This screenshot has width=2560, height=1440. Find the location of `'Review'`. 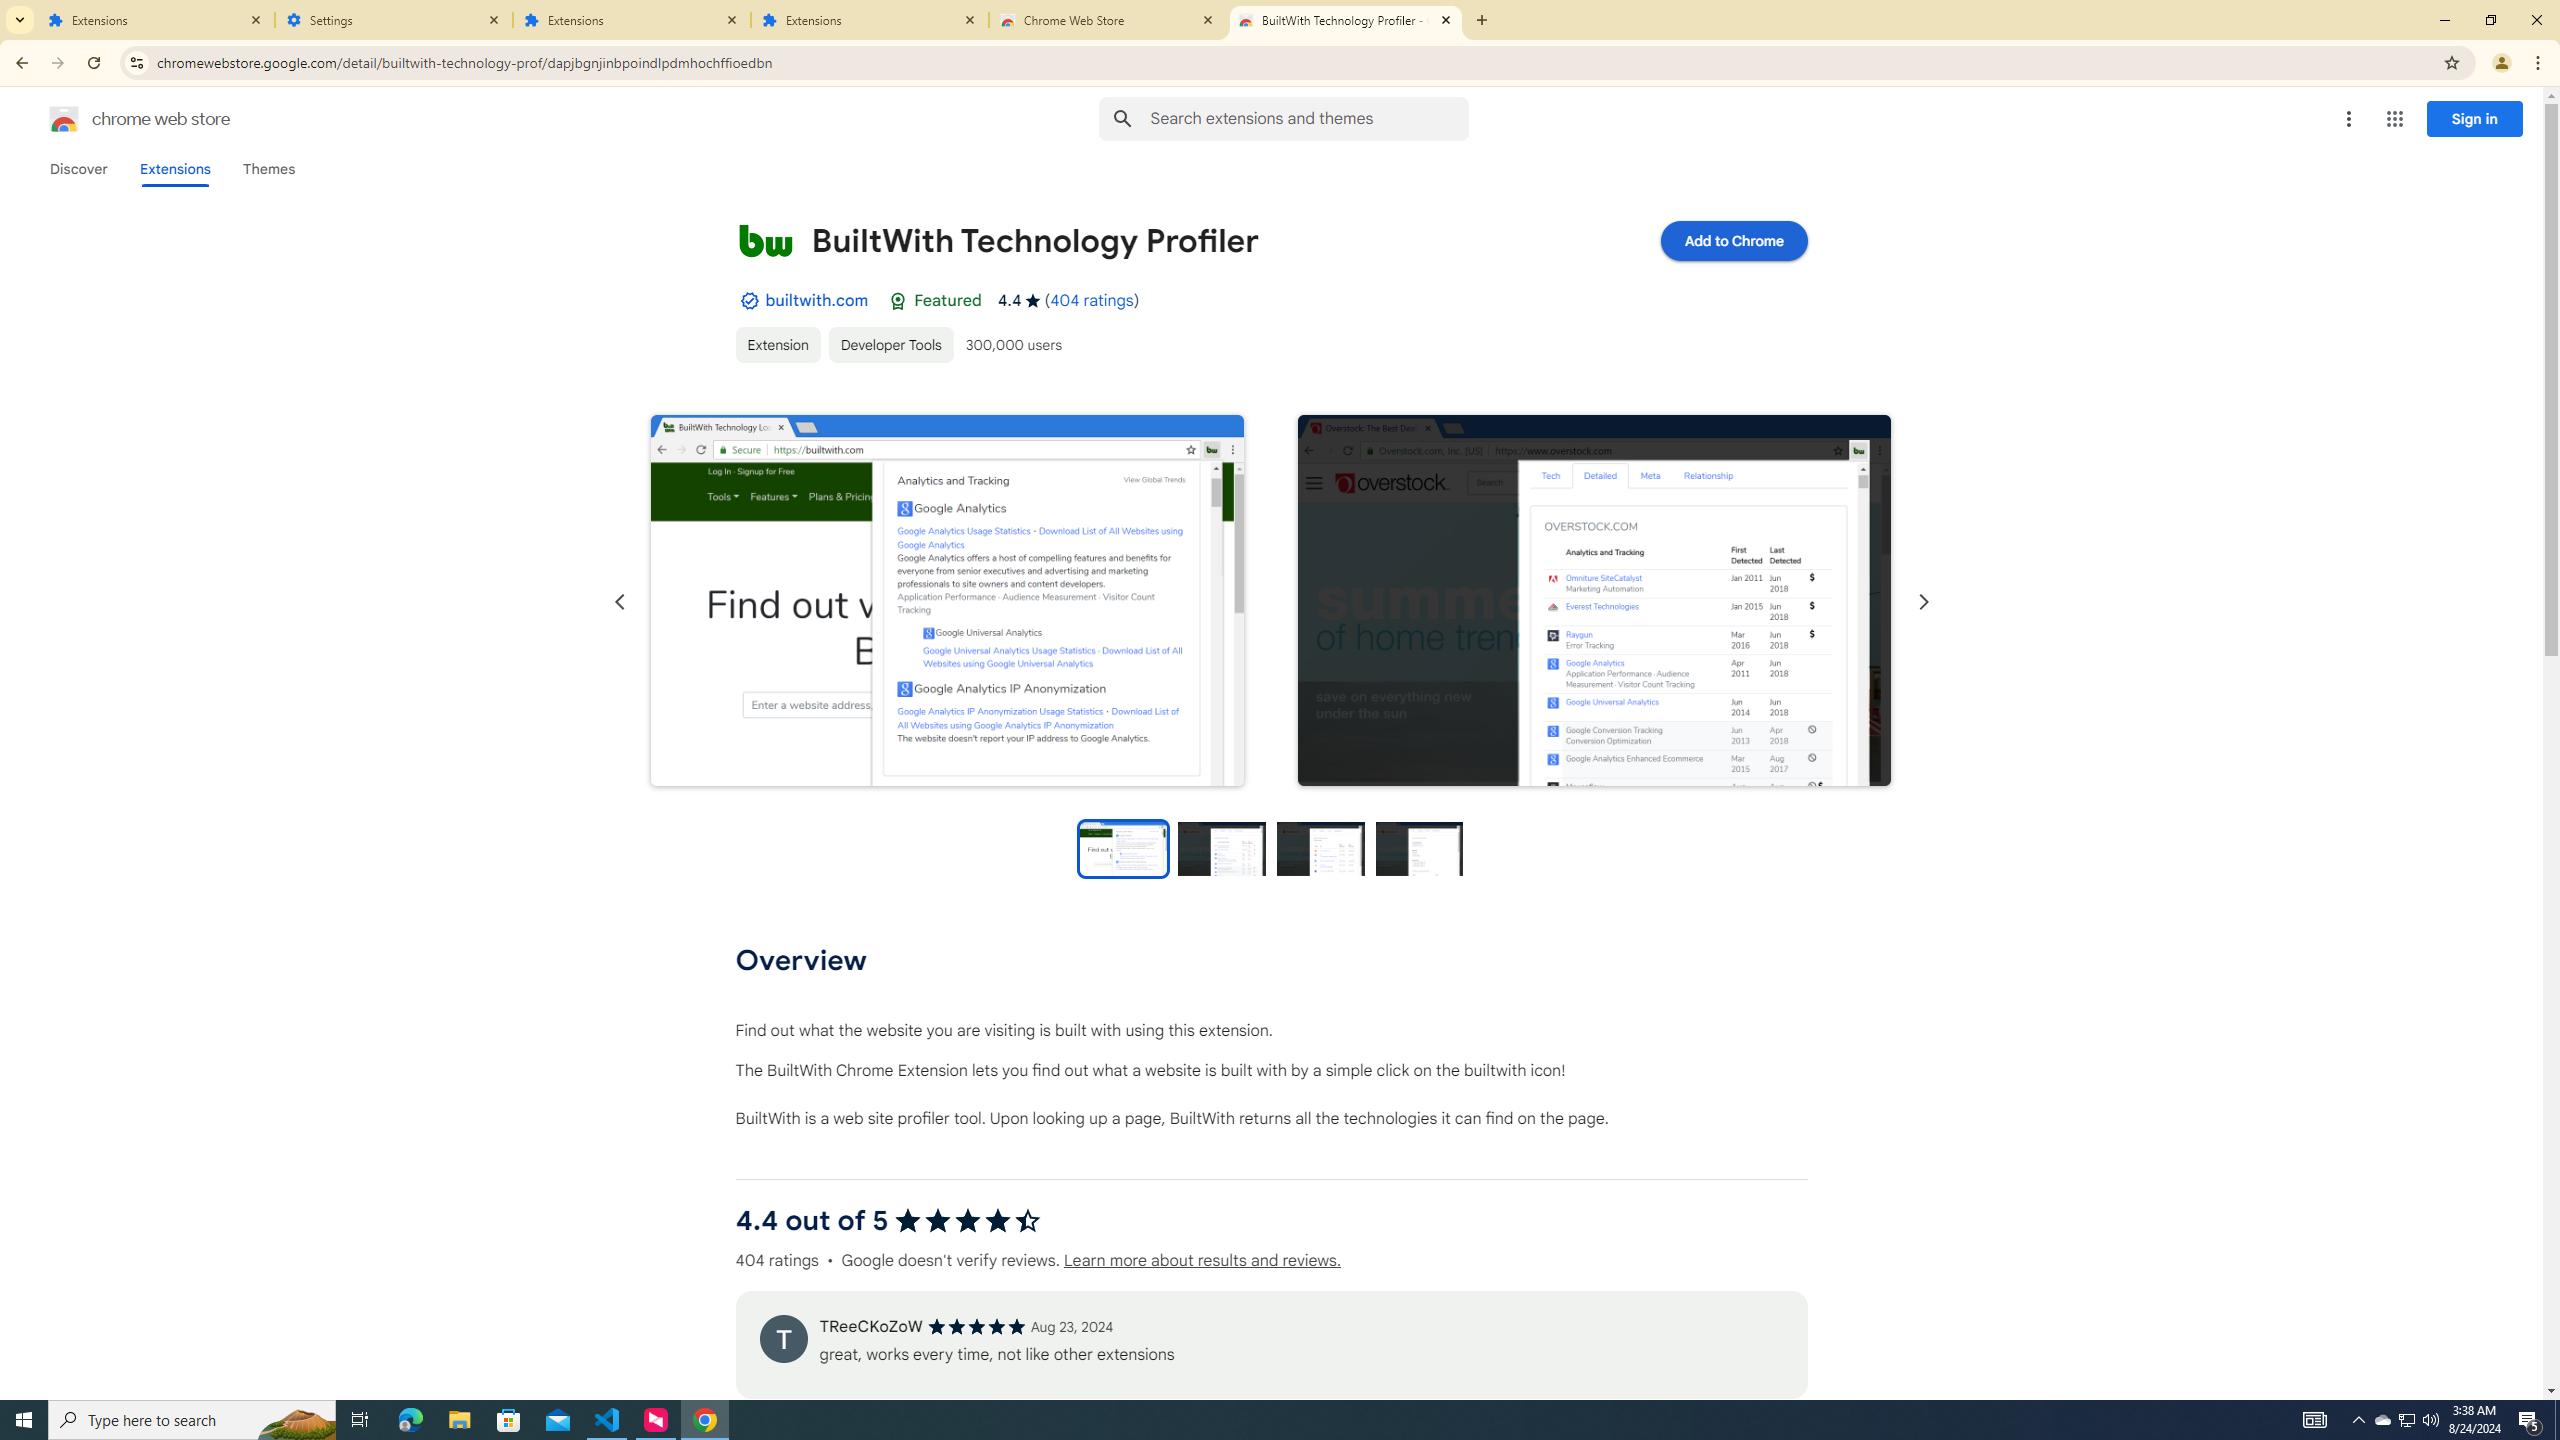

'Review' is located at coordinates (782, 1337).